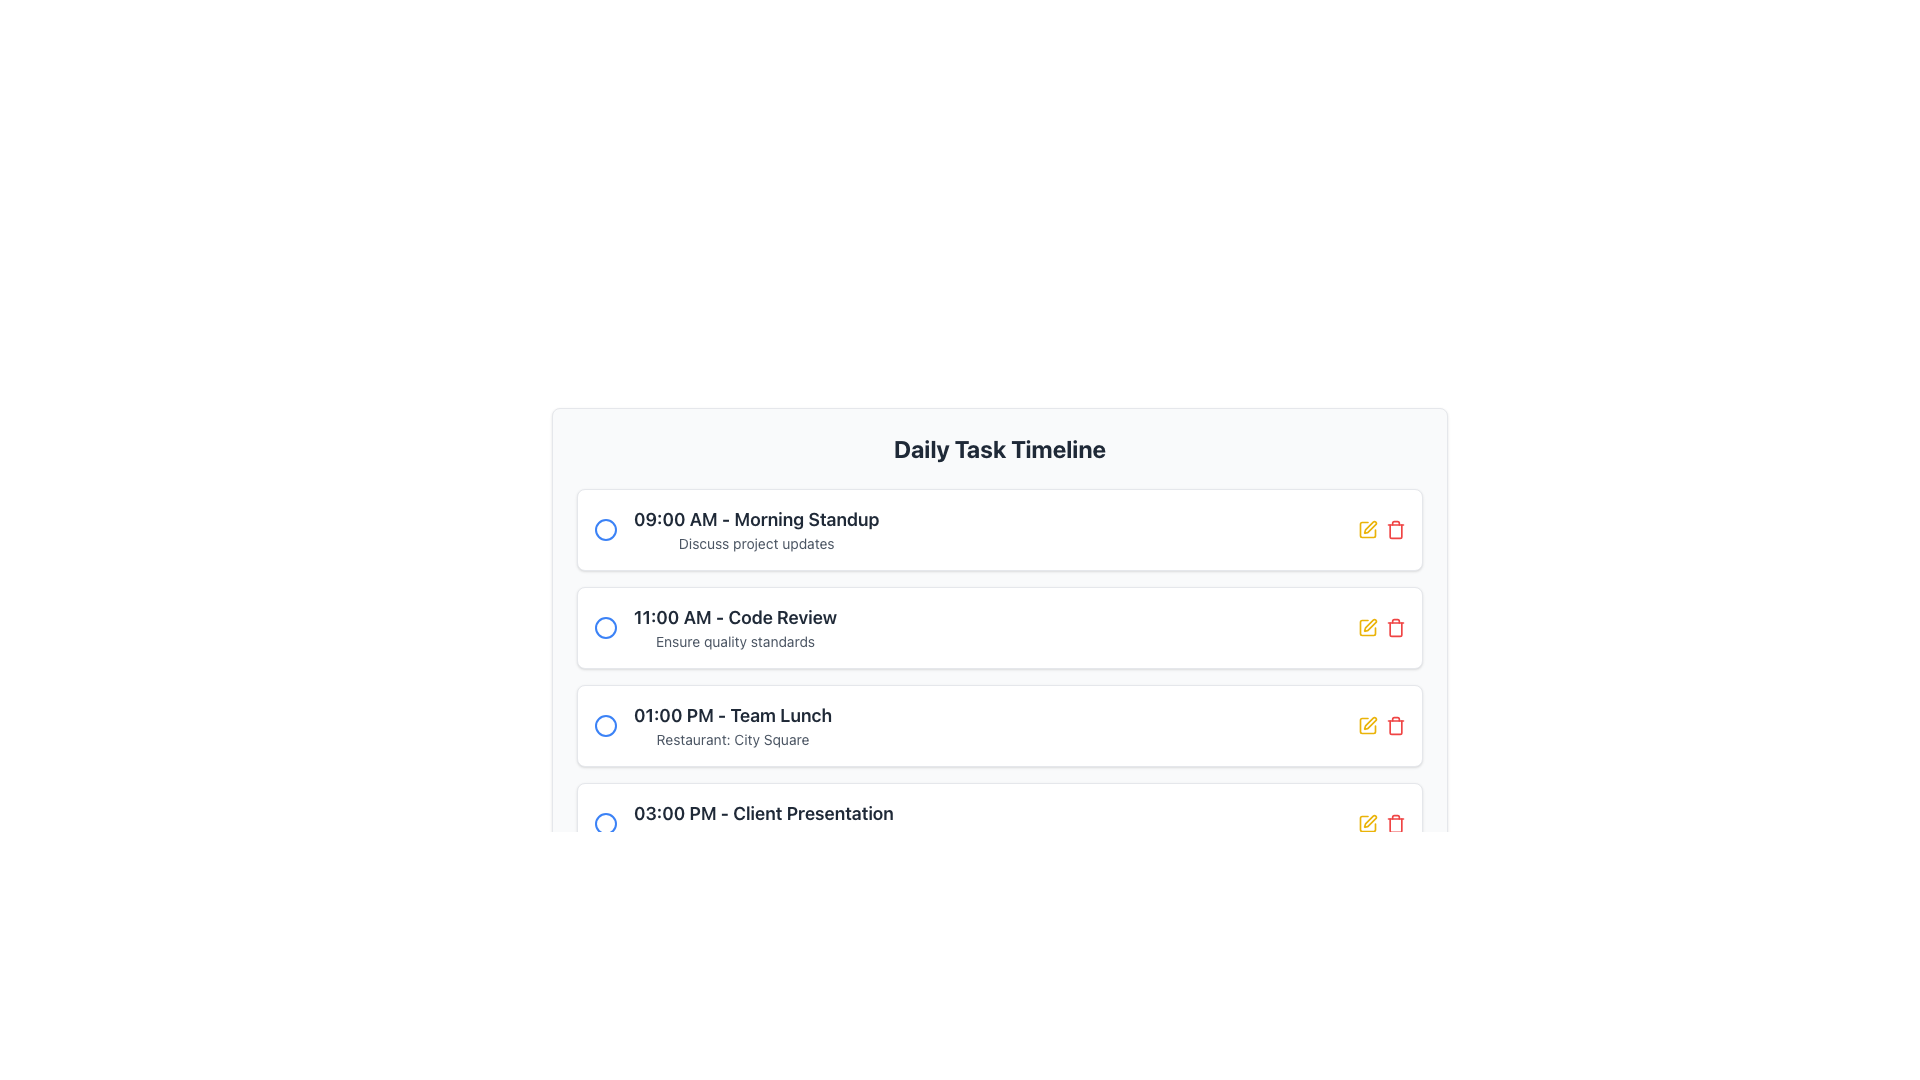 This screenshot has height=1080, width=1920. Describe the element at coordinates (755, 528) in the screenshot. I see `the first text content block in the 'Daily Task Timeline' section that displays '09:00 AM - Morning Standup' and 'Discuss project updates'` at that location.